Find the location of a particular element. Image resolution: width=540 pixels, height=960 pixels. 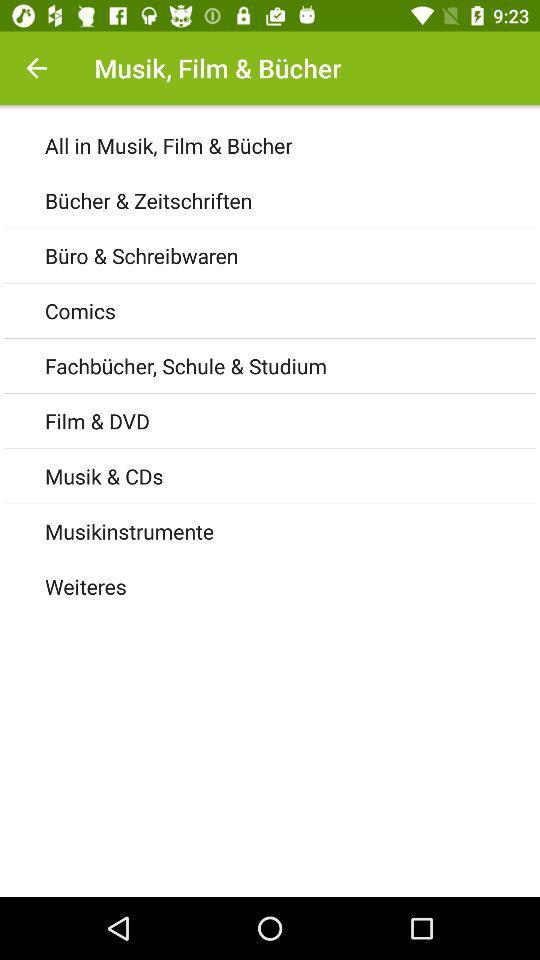

the icon above the weiteres icon is located at coordinates (291, 530).